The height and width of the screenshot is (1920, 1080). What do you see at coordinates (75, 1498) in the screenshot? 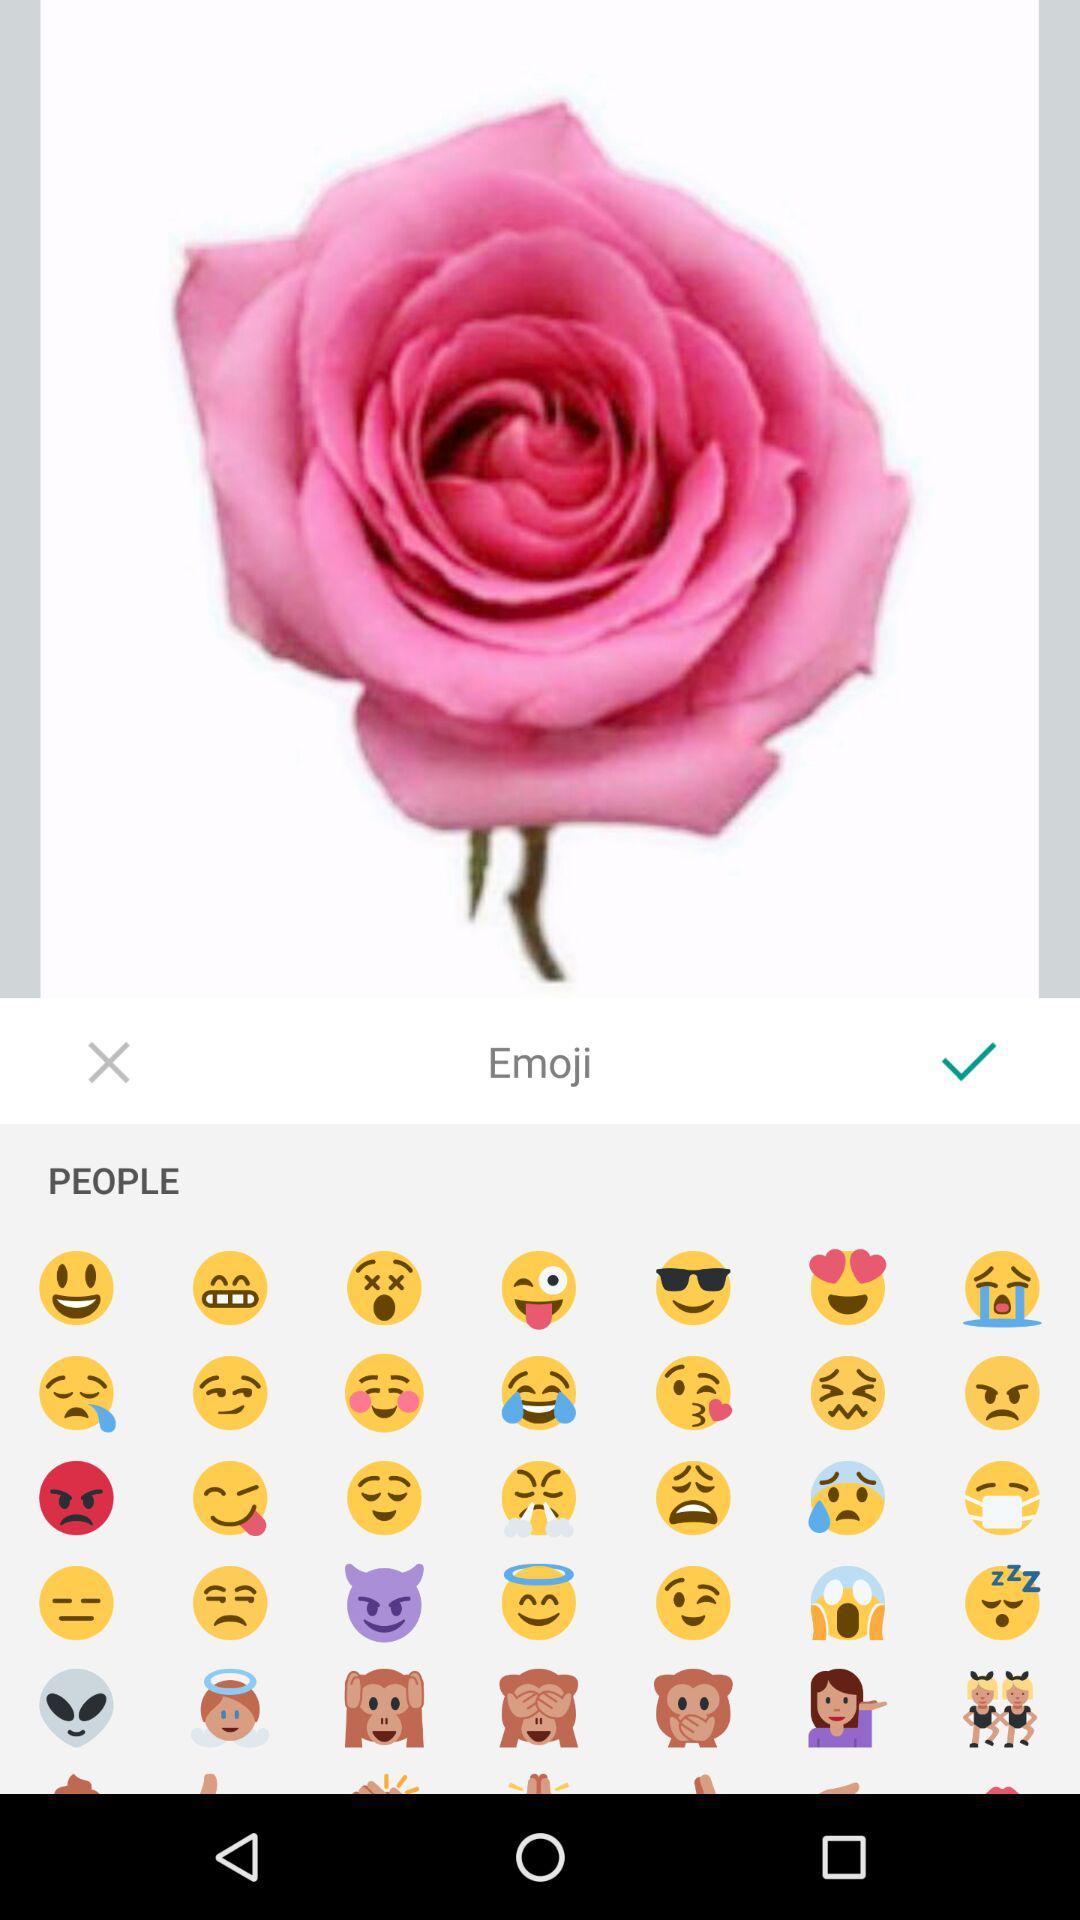
I see `send angry emoji` at bounding box center [75, 1498].